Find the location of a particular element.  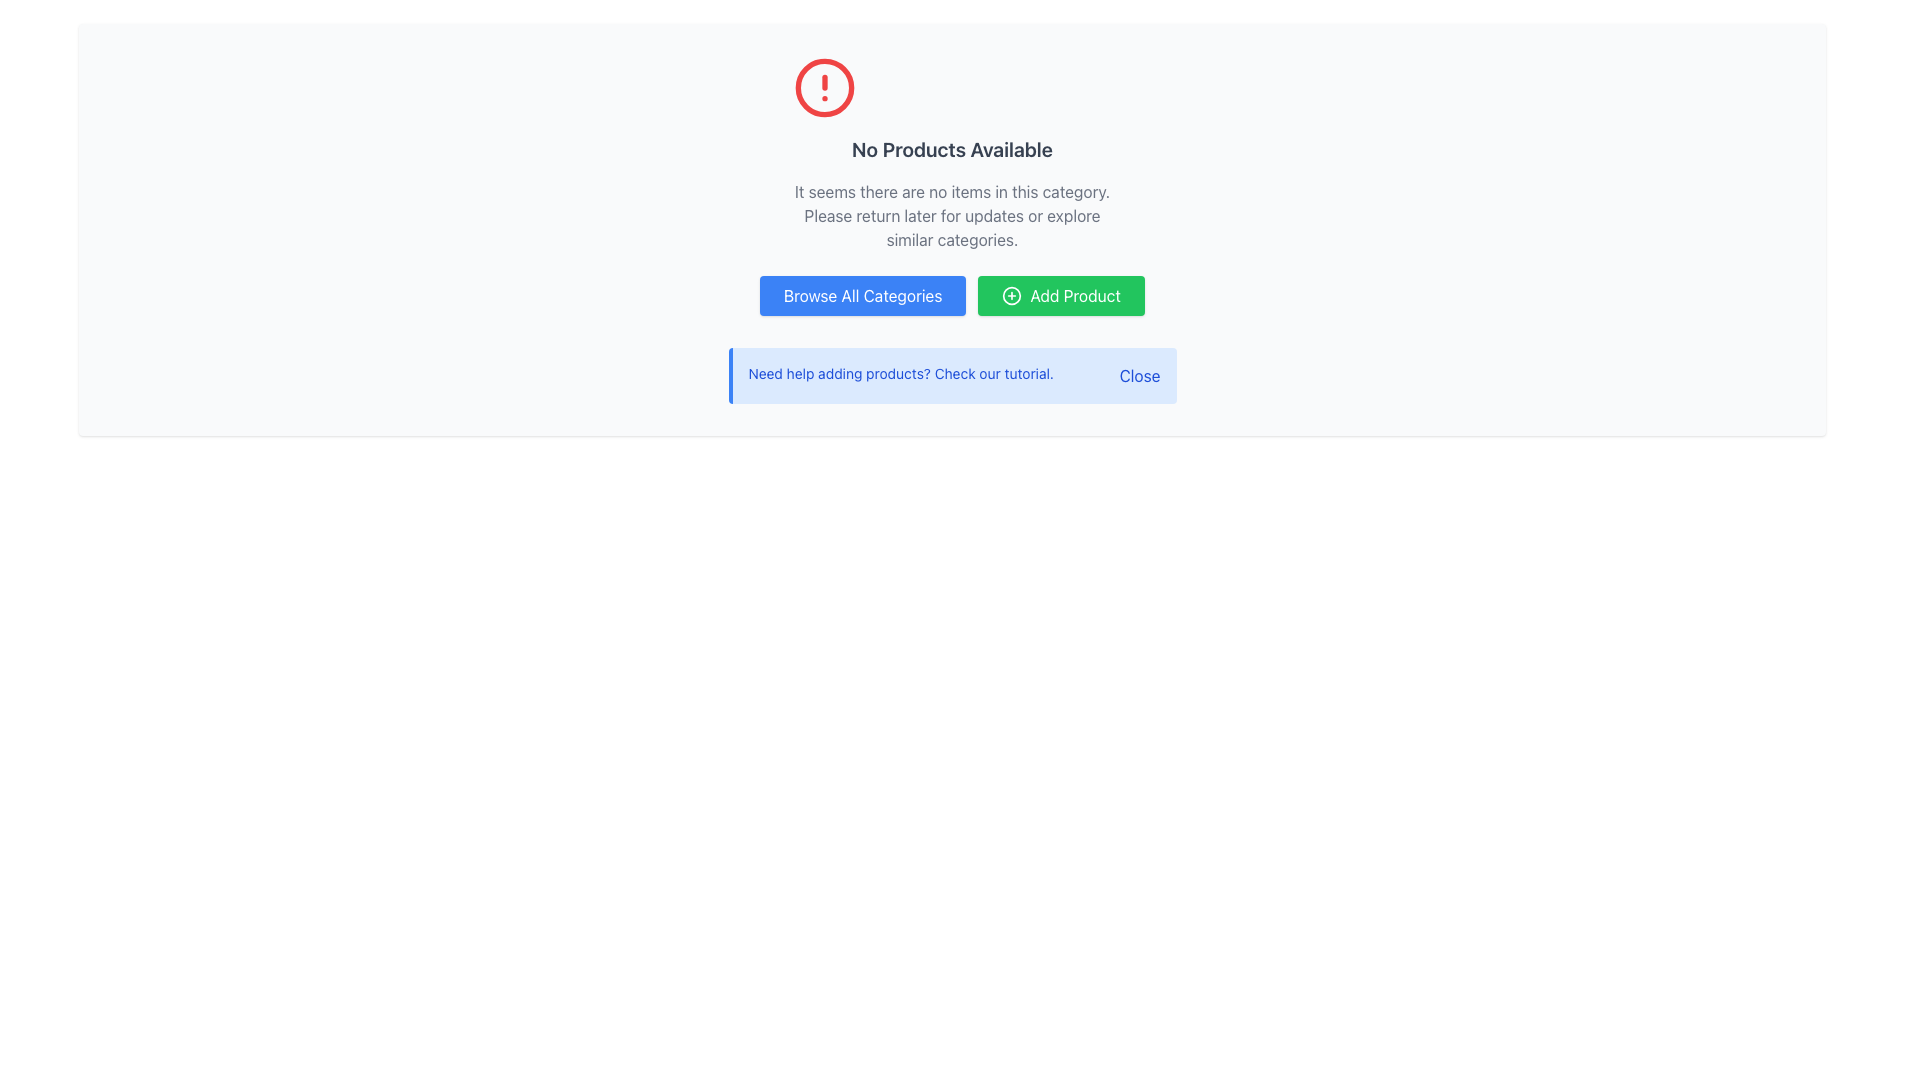

the Text Content Block that displays a notification about the unavailability of items, positioned below the heading 'No Products Available' is located at coordinates (951, 216).